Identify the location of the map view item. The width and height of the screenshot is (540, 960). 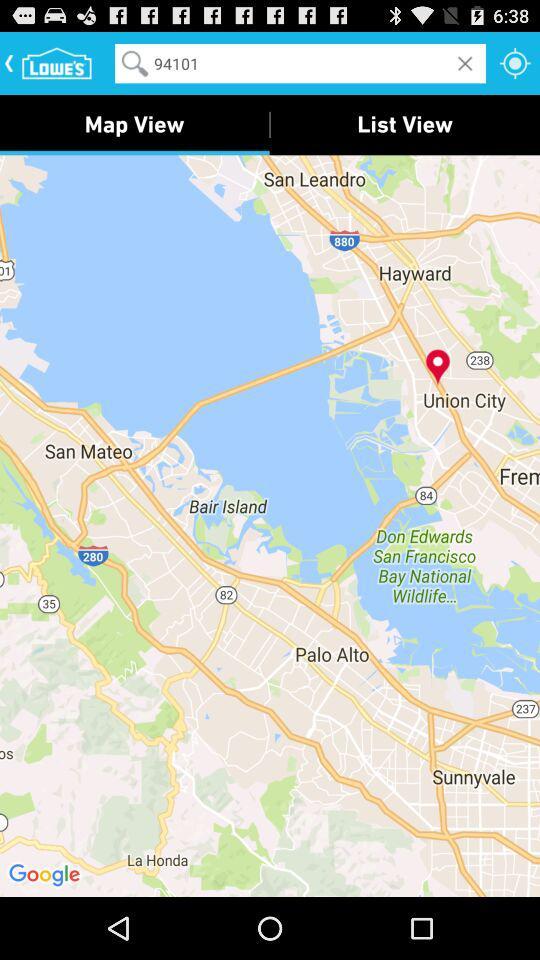
(134, 123).